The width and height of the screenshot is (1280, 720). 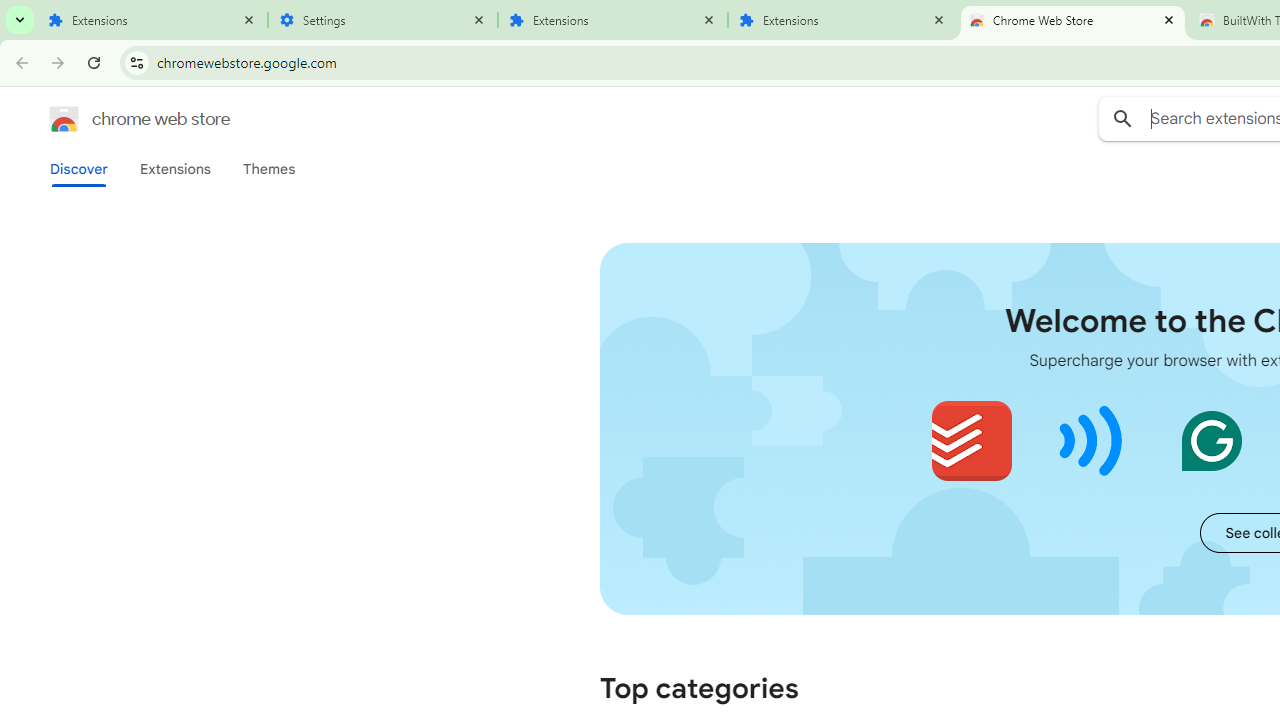 What do you see at coordinates (118, 119) in the screenshot?
I see `'Chrome Web Store logo chrome web store'` at bounding box center [118, 119].